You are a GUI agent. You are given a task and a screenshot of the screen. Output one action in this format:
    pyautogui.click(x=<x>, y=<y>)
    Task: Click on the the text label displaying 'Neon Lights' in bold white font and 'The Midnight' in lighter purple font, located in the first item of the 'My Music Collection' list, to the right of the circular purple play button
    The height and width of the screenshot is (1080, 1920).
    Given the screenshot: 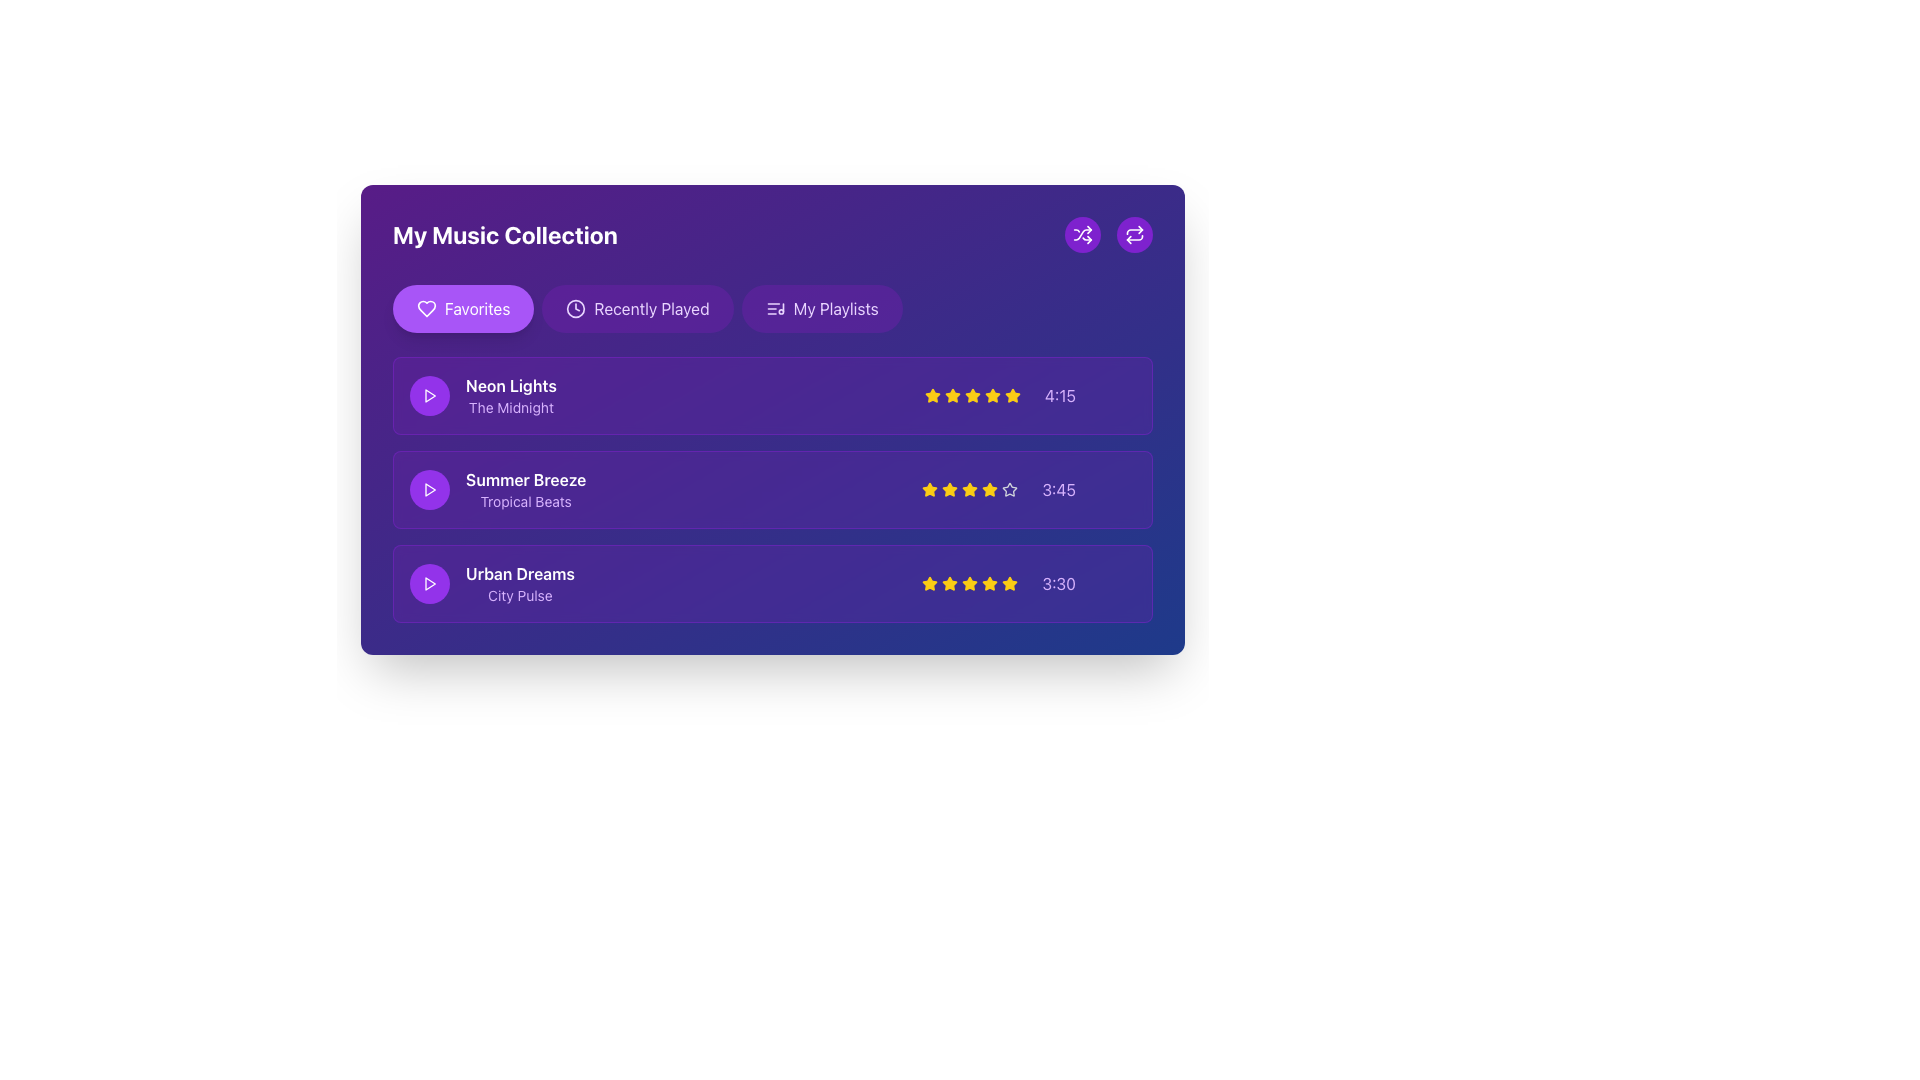 What is the action you would take?
    pyautogui.click(x=511, y=396)
    